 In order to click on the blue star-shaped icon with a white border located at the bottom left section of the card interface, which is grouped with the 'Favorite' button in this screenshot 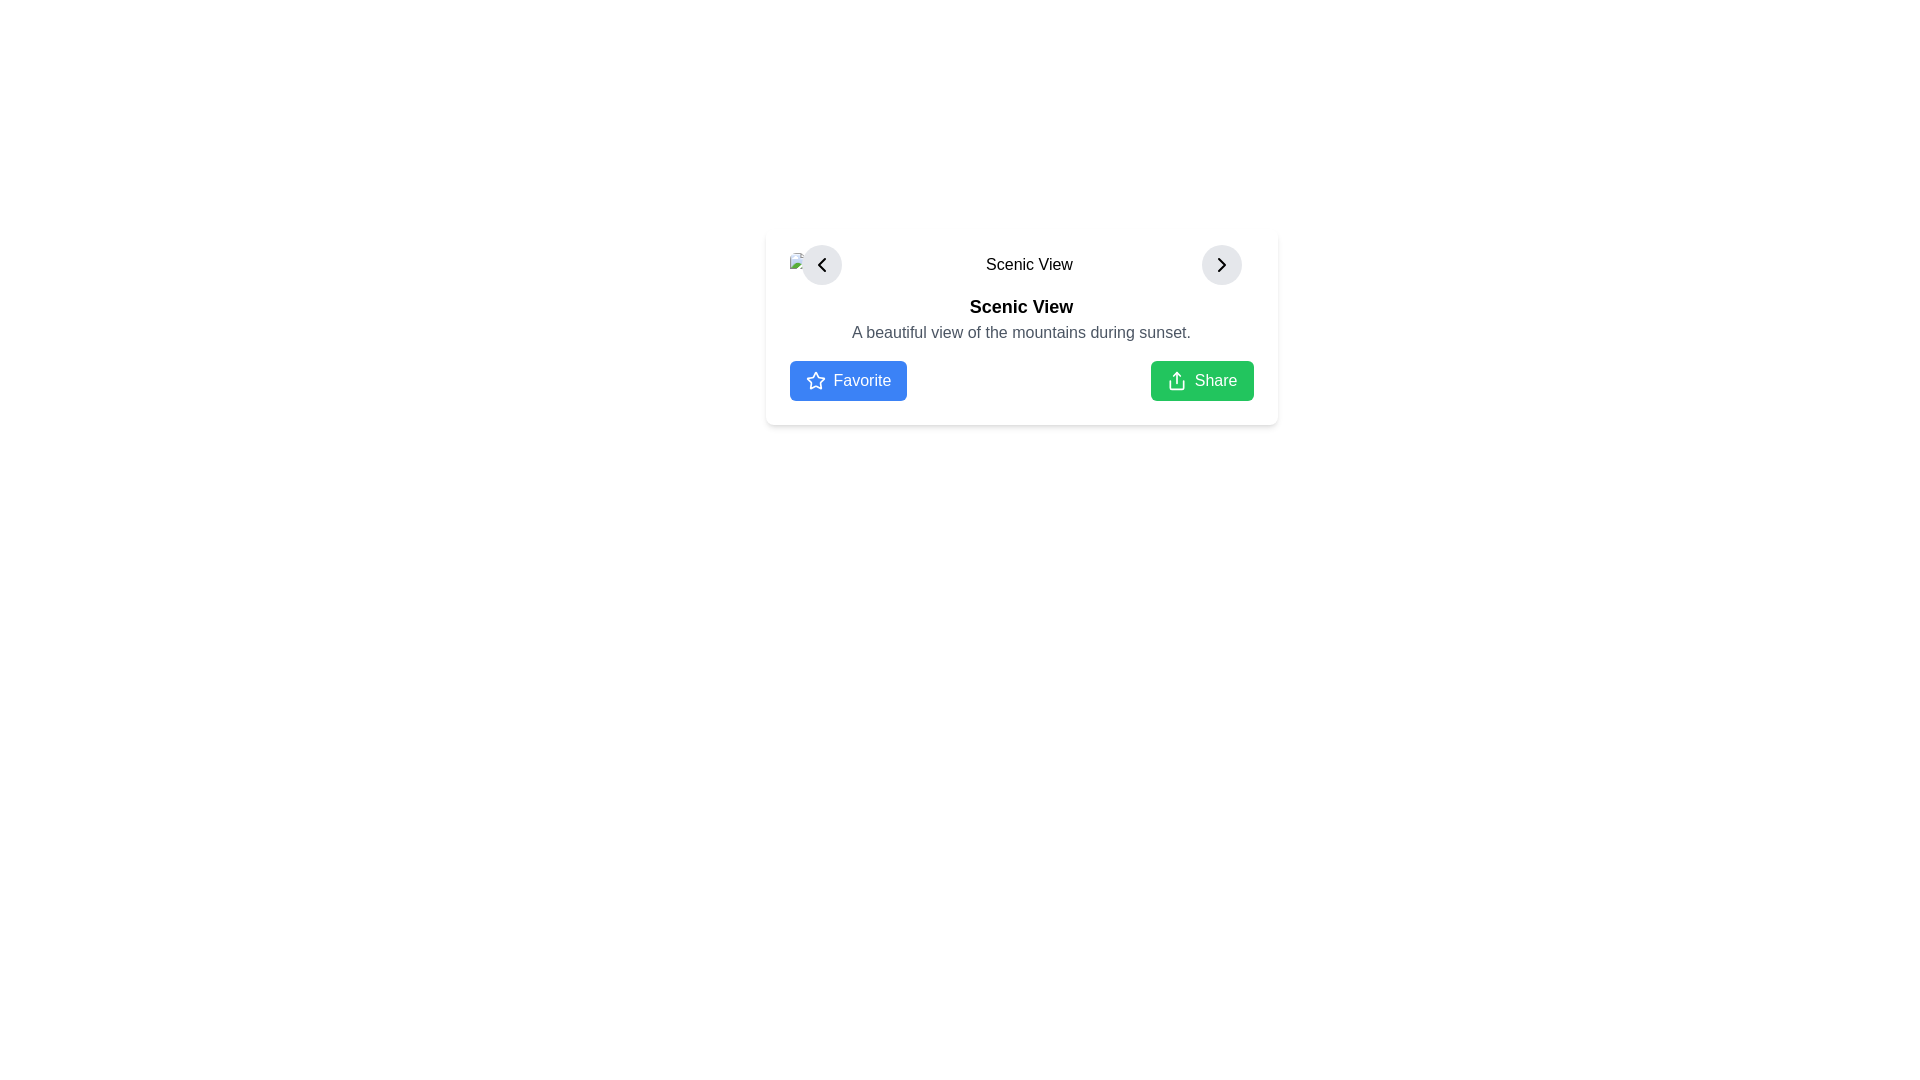, I will do `click(815, 380)`.